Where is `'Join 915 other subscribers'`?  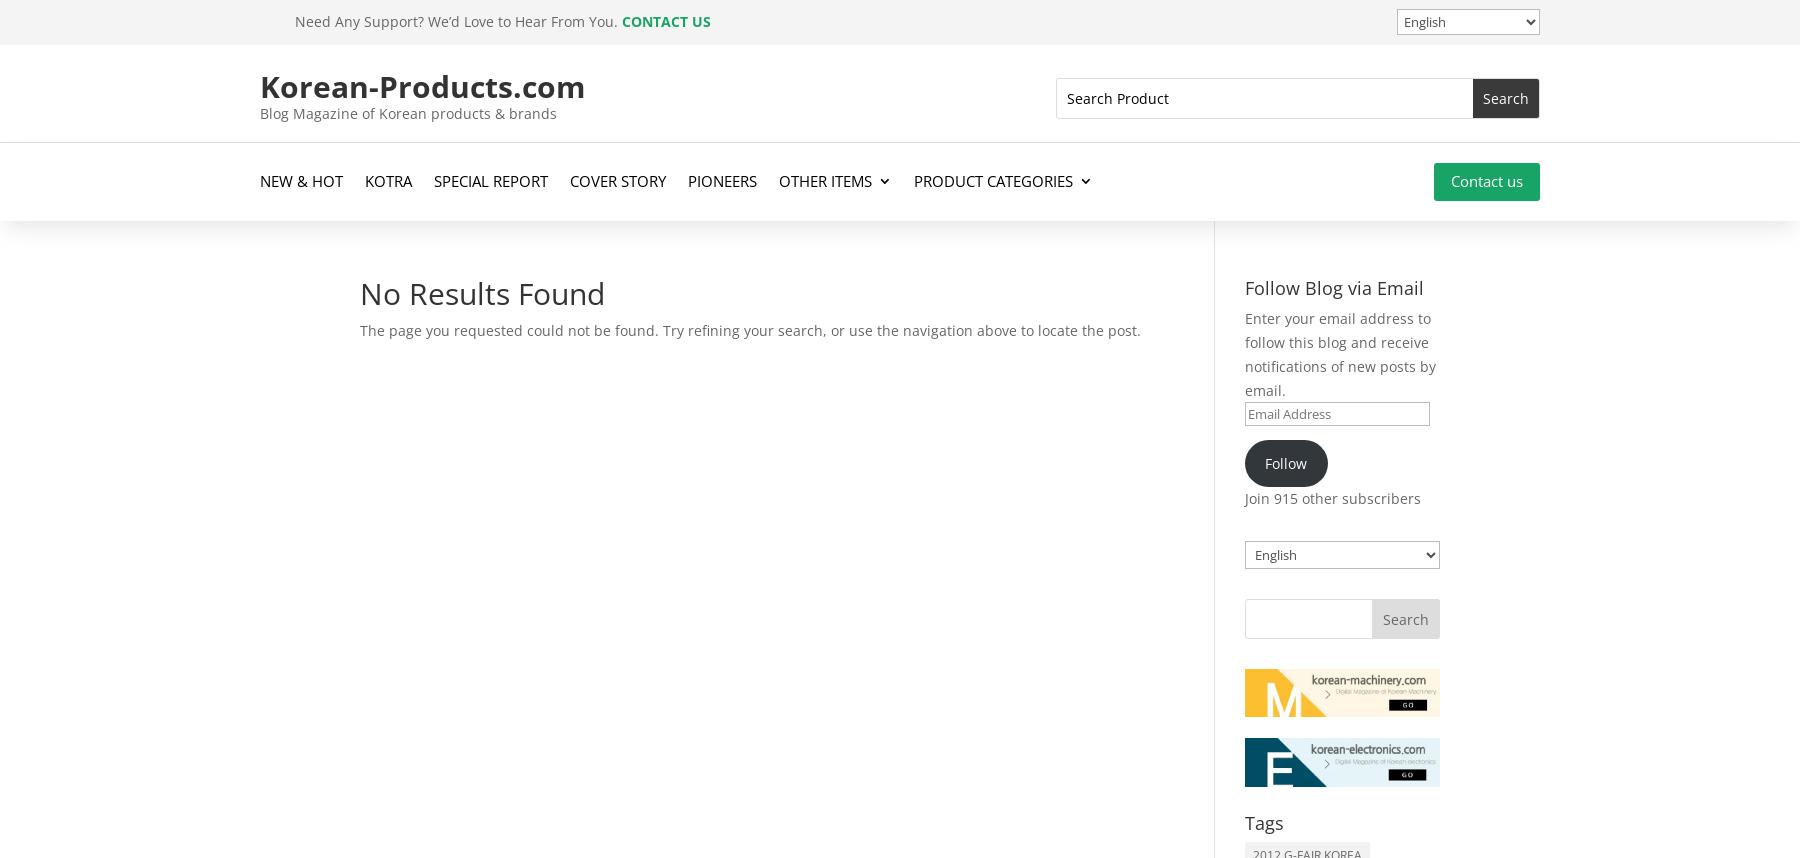 'Join 915 other subscribers' is located at coordinates (1332, 496).